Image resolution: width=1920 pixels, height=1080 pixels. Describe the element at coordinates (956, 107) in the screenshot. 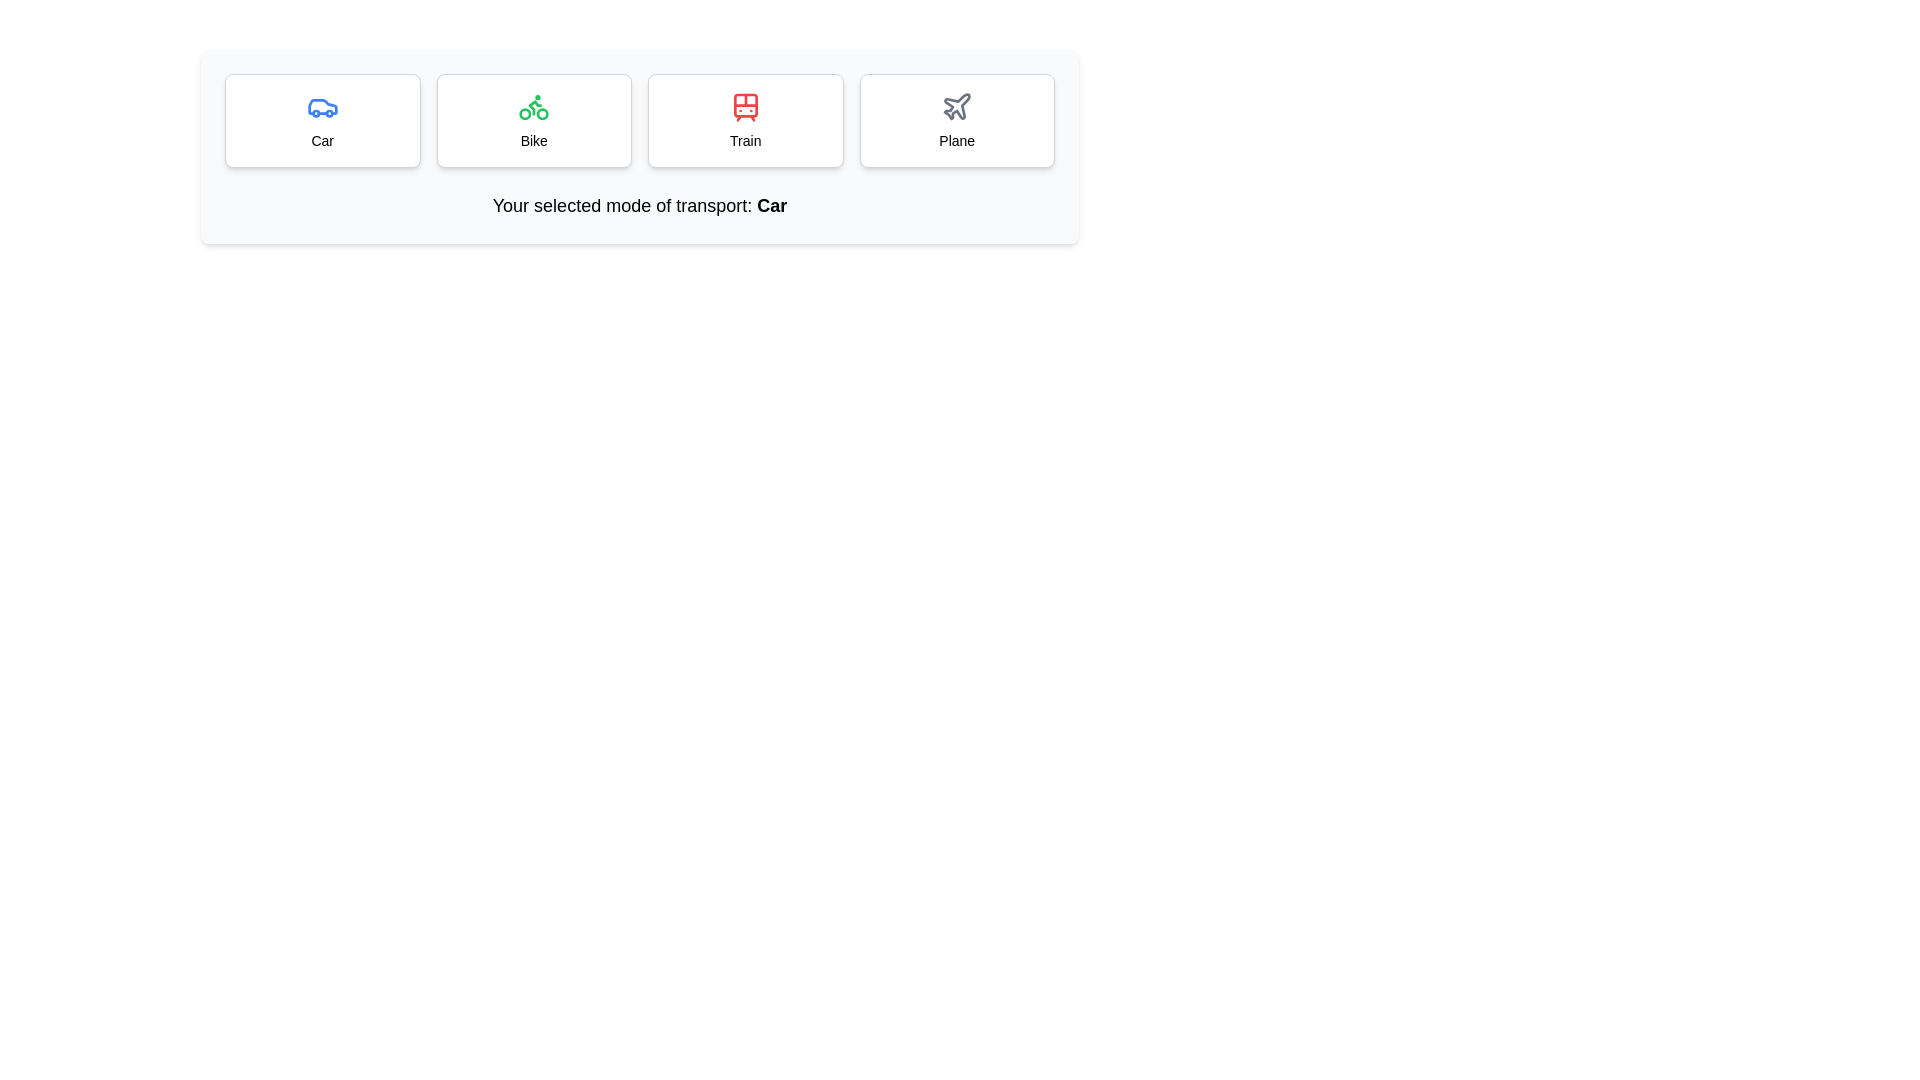

I see `the airplane icon, which is part of a button group and is located above the label 'Plane'` at that location.